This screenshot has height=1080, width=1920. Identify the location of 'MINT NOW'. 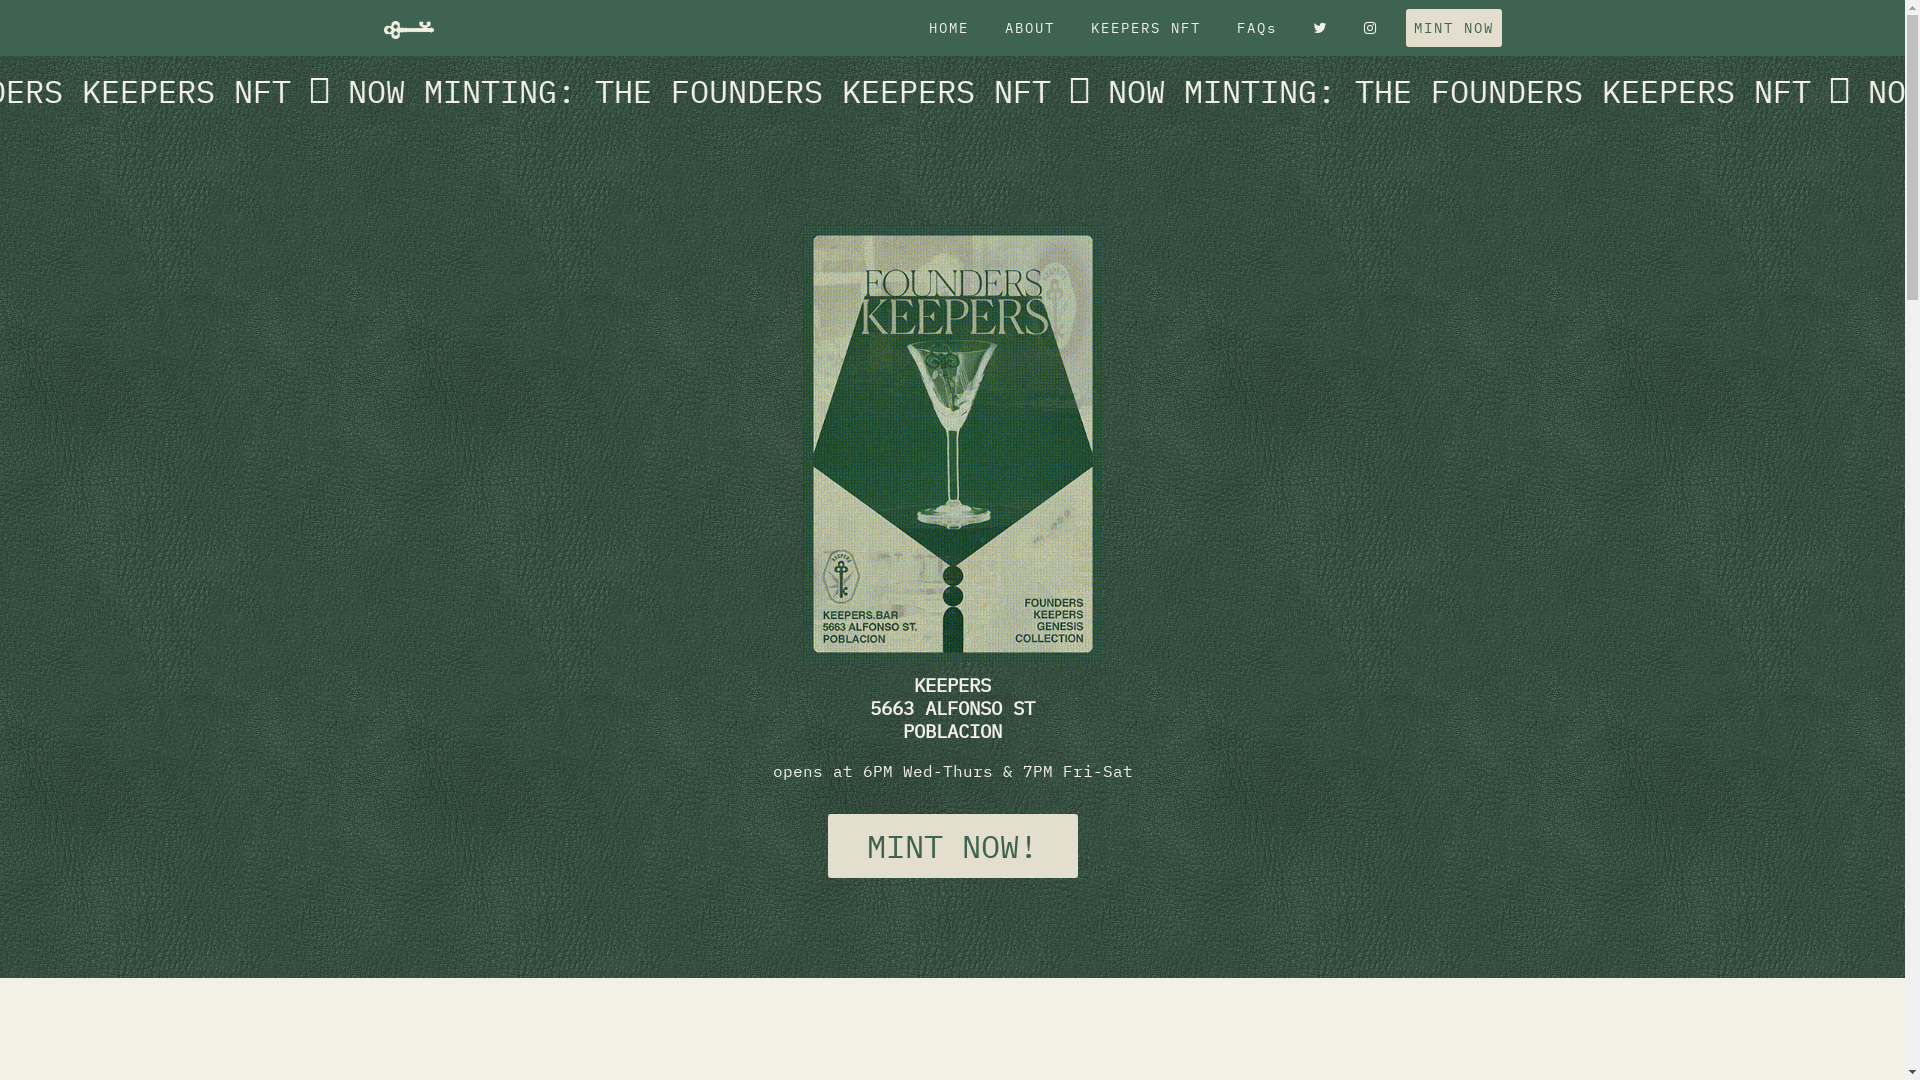
(1454, 27).